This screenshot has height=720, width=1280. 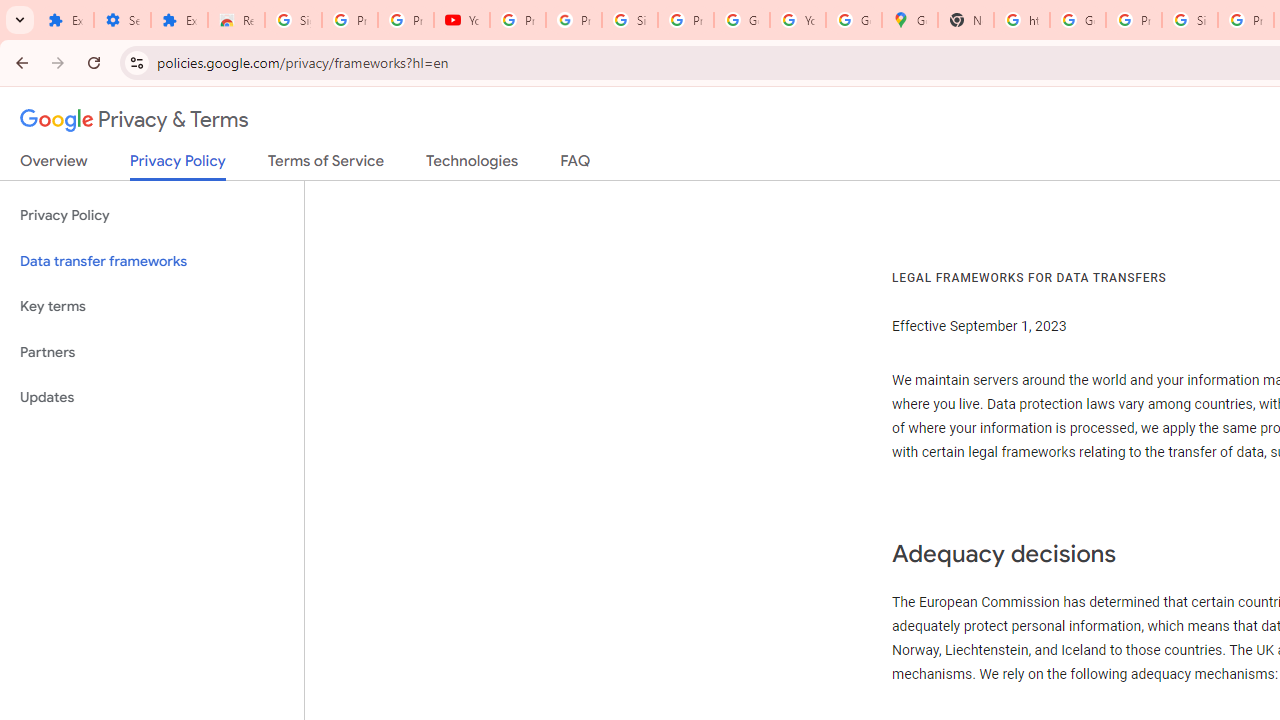 What do you see at coordinates (151, 306) in the screenshot?
I see `'Key terms'` at bounding box center [151, 306].